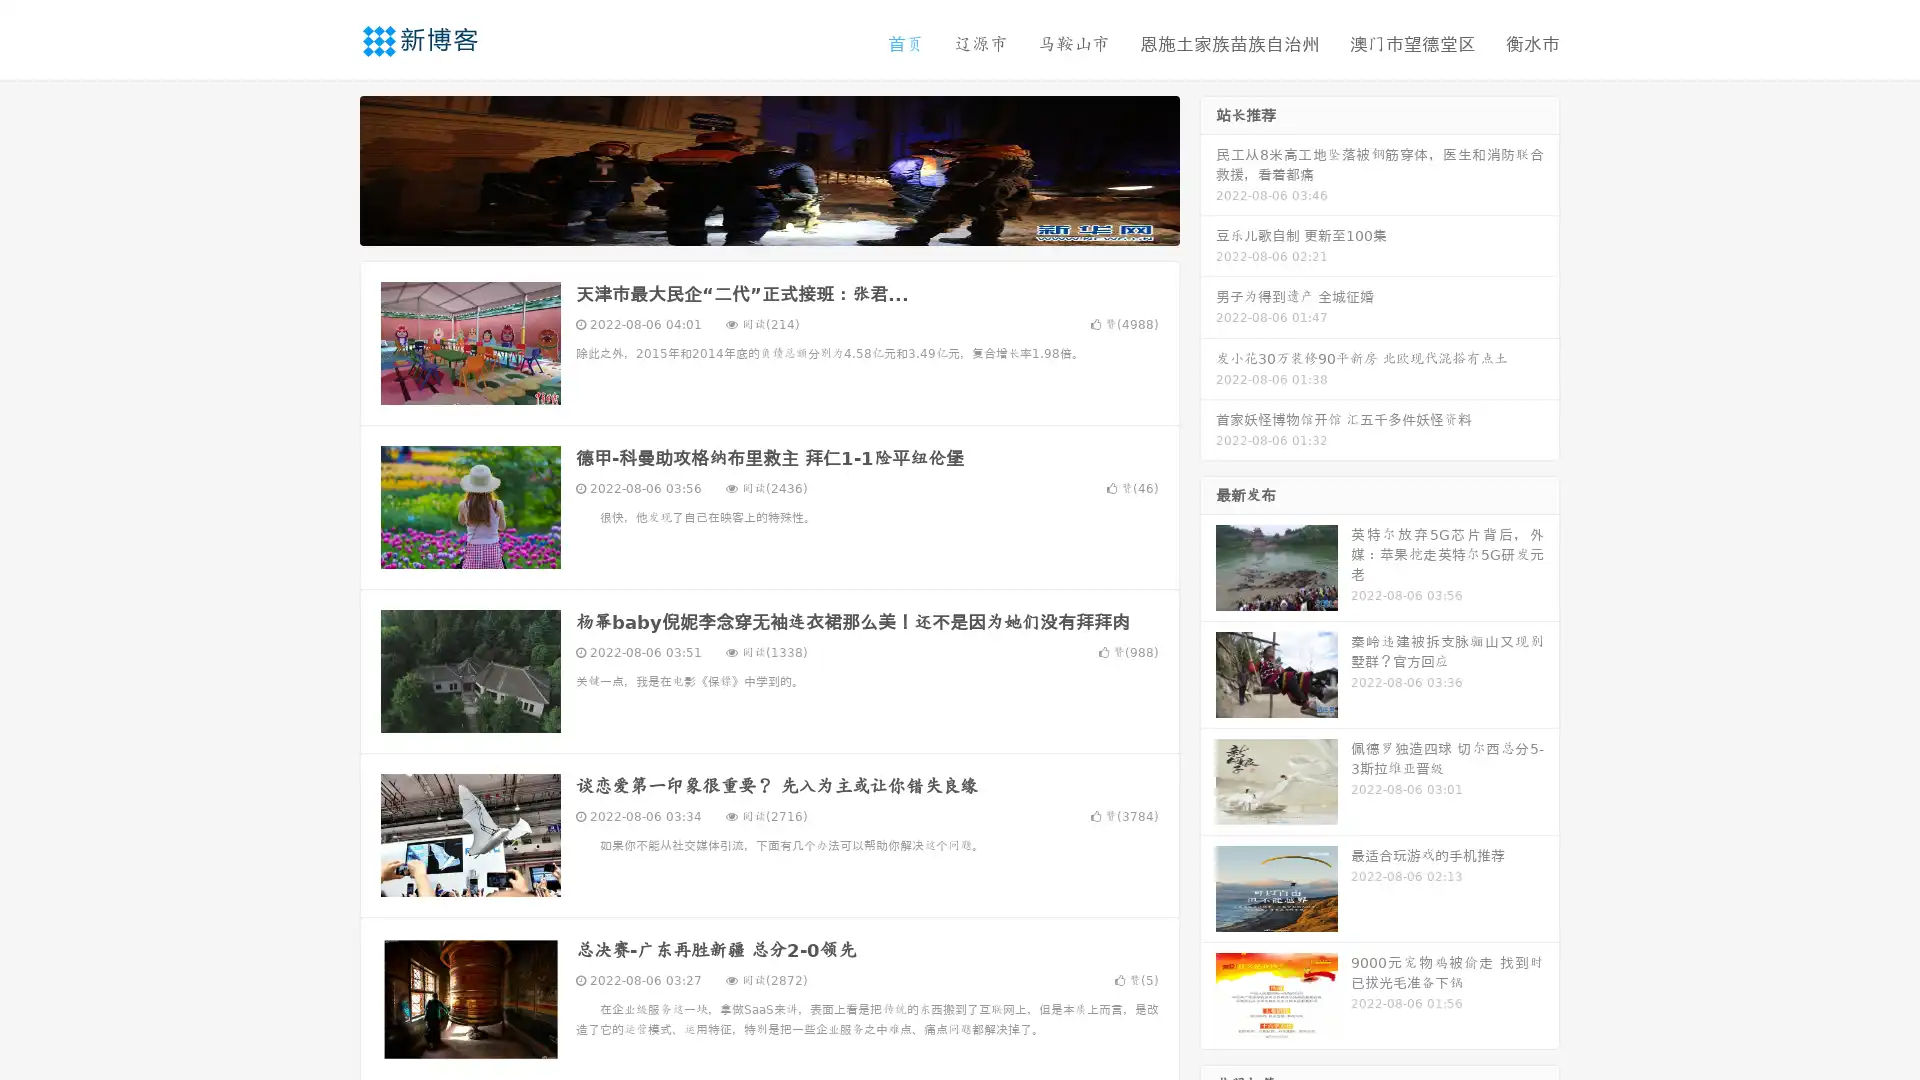 The height and width of the screenshot is (1080, 1920). What do you see at coordinates (768, 225) in the screenshot?
I see `Go to slide 2` at bounding box center [768, 225].